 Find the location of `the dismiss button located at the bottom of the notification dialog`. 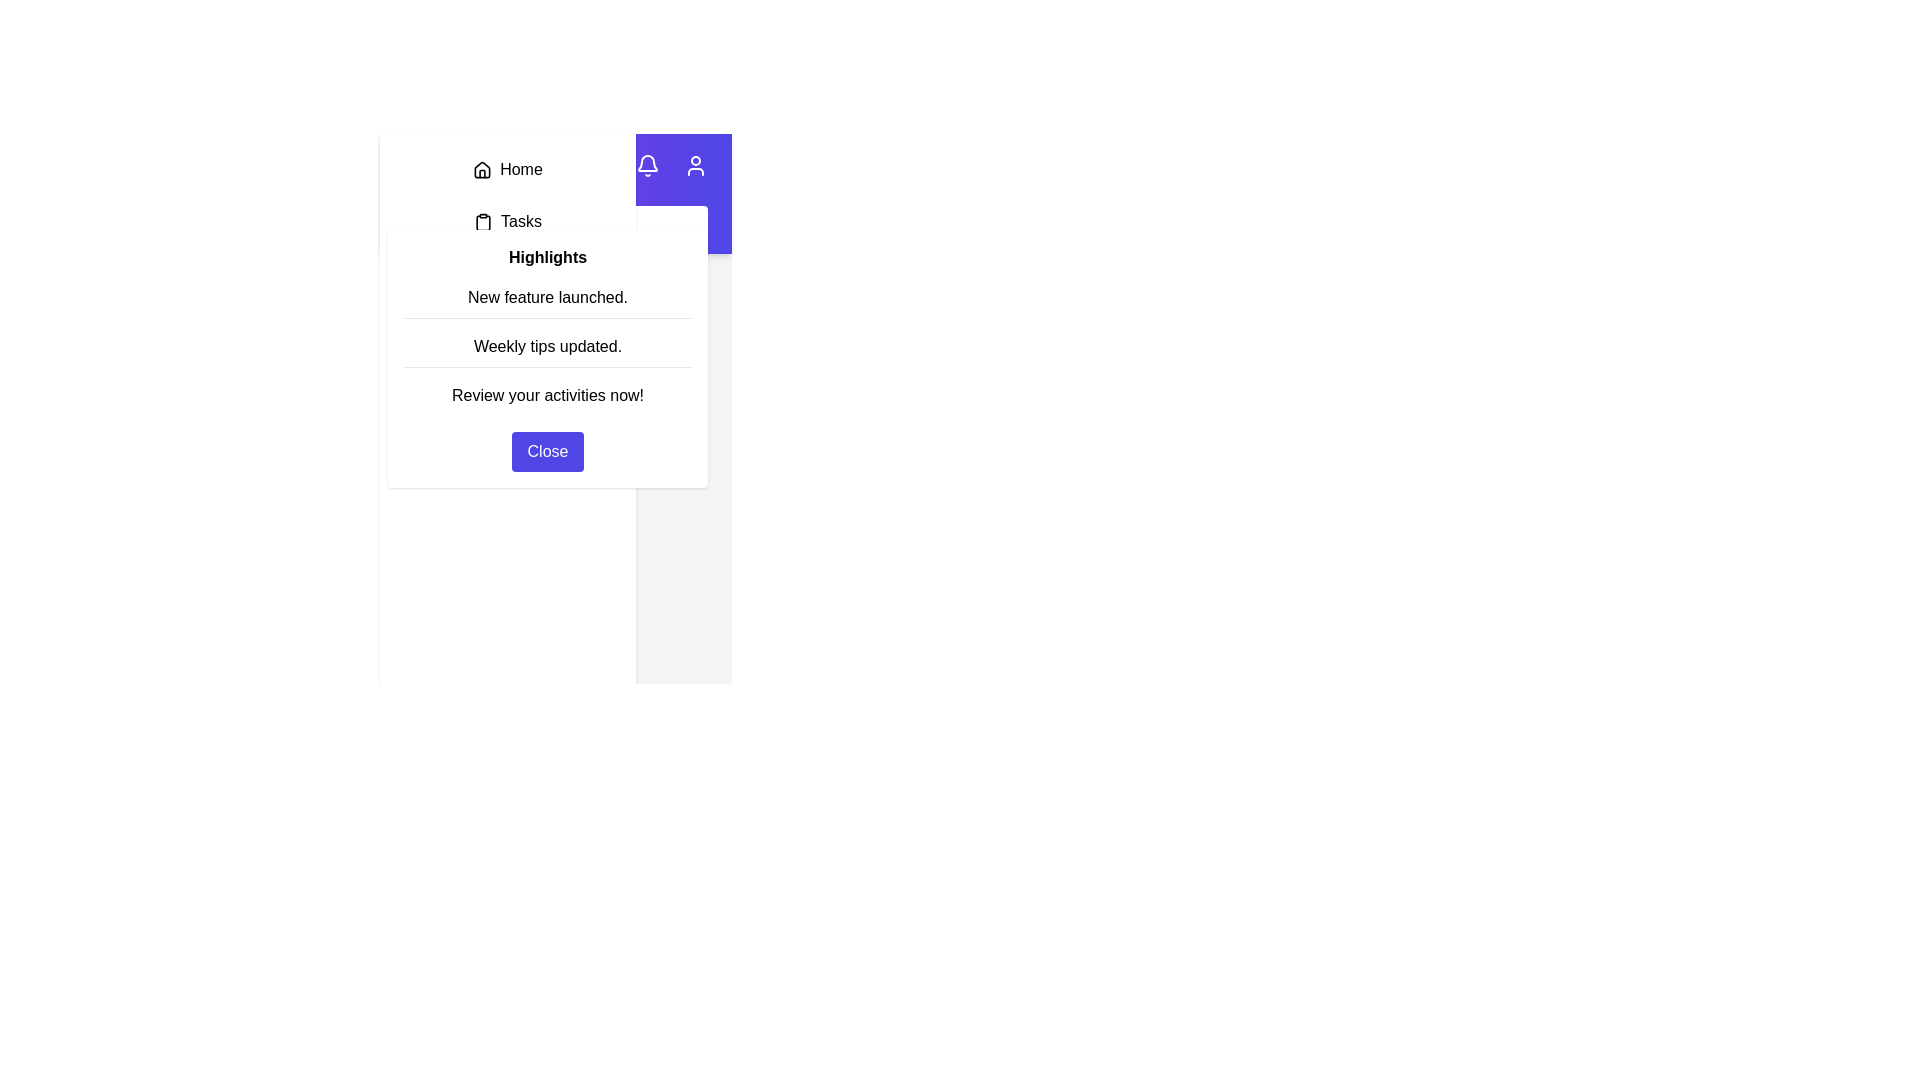

the dismiss button located at the bottom of the notification dialog is located at coordinates (547, 451).